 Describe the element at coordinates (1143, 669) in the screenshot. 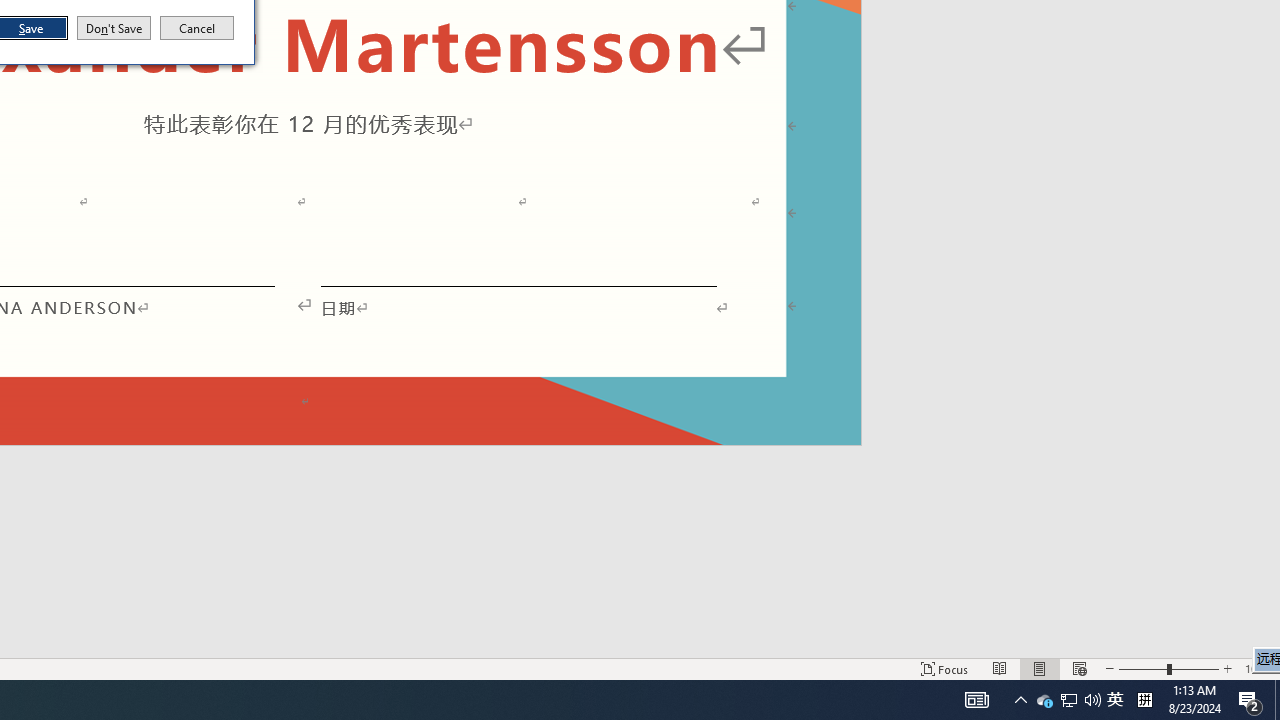

I see `'Zoom Out'` at that location.